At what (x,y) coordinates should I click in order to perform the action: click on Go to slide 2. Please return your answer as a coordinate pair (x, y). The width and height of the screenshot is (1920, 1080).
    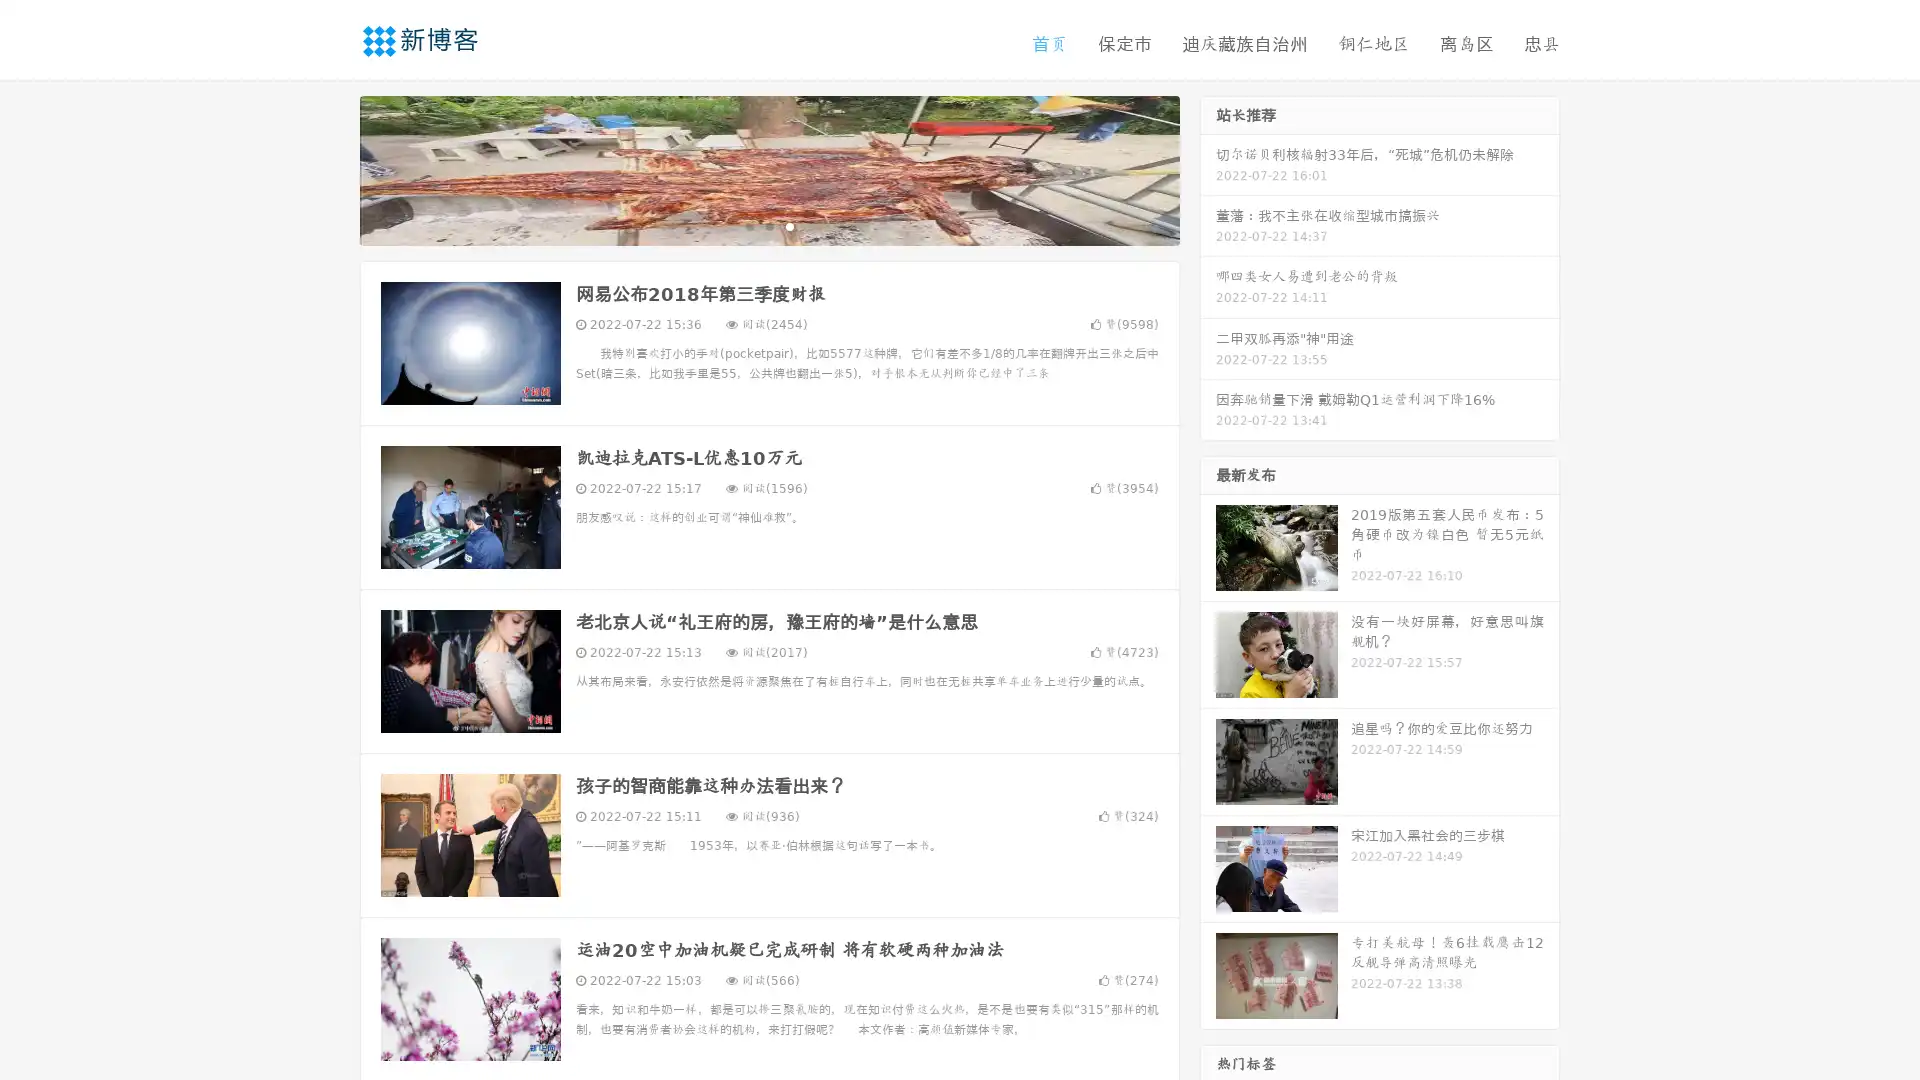
    Looking at the image, I should click on (768, 225).